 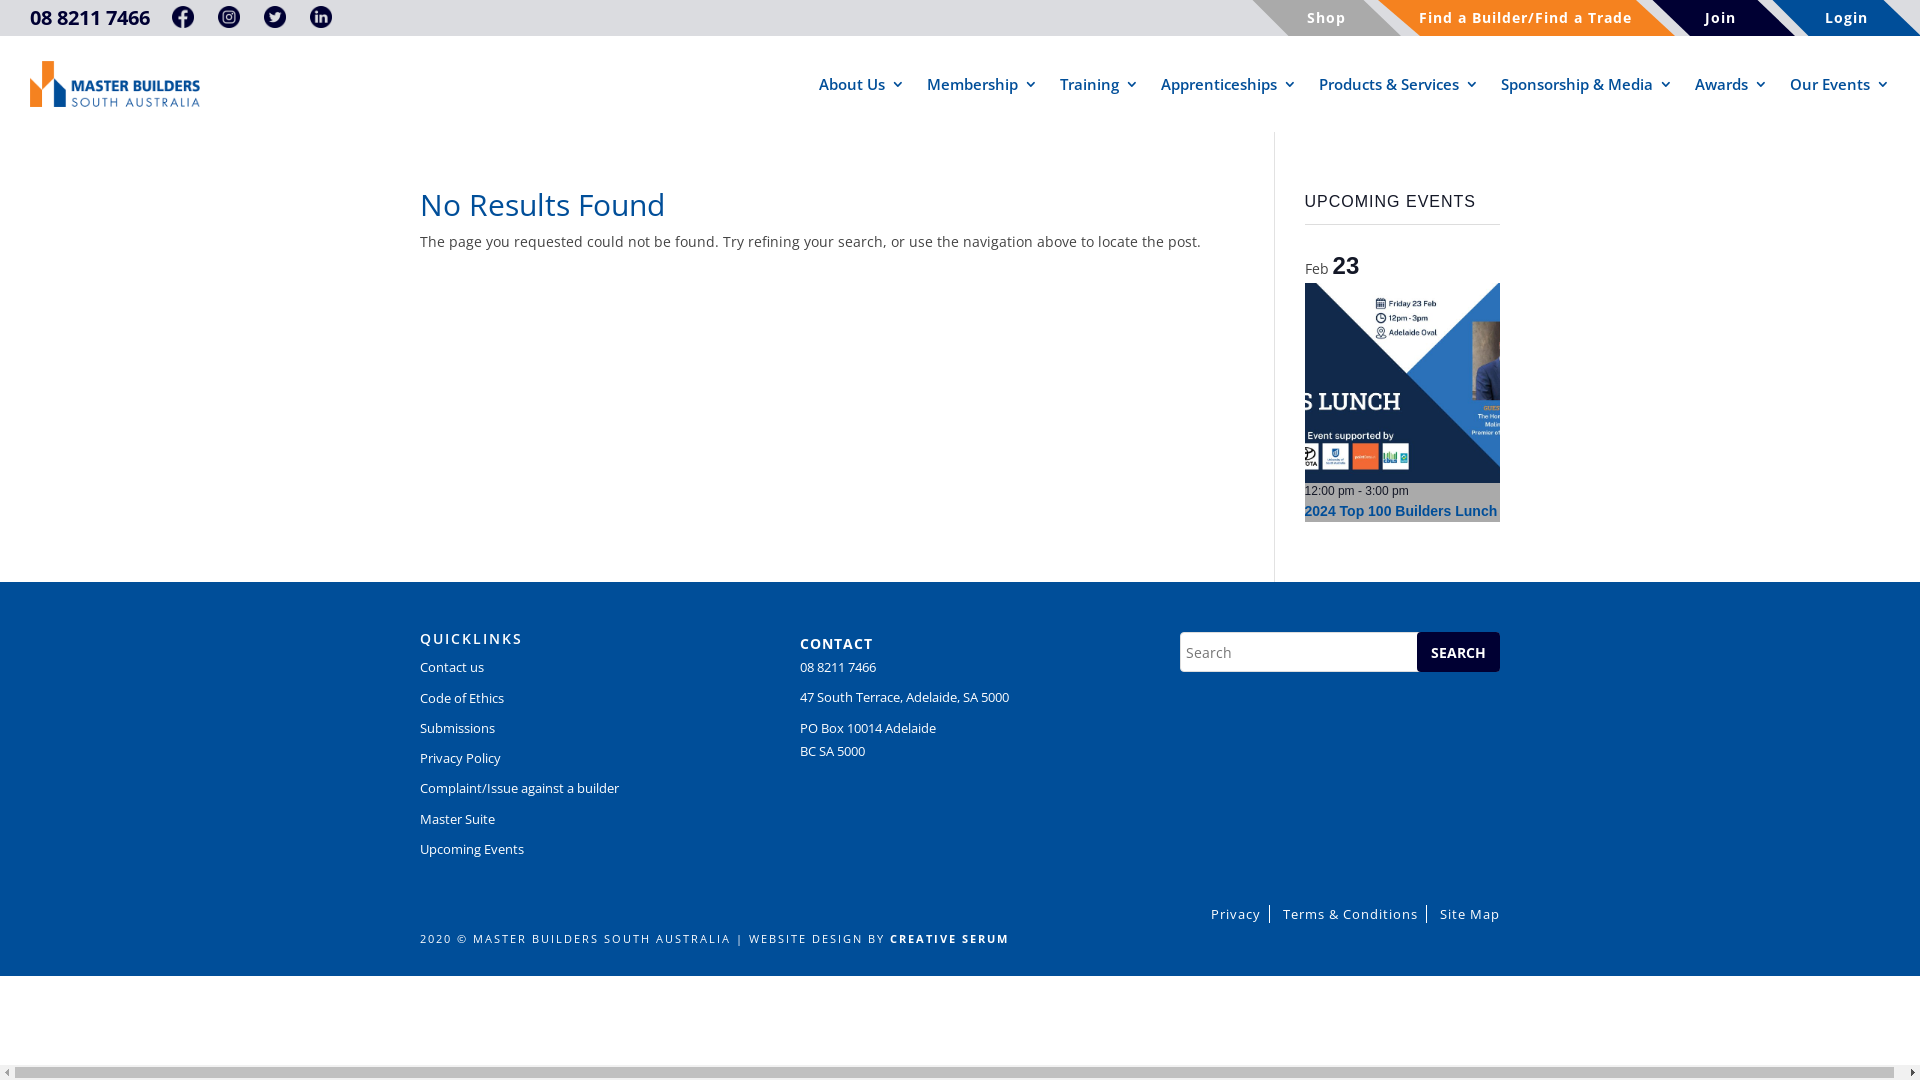 I want to click on 'Contact us', so click(x=450, y=667).